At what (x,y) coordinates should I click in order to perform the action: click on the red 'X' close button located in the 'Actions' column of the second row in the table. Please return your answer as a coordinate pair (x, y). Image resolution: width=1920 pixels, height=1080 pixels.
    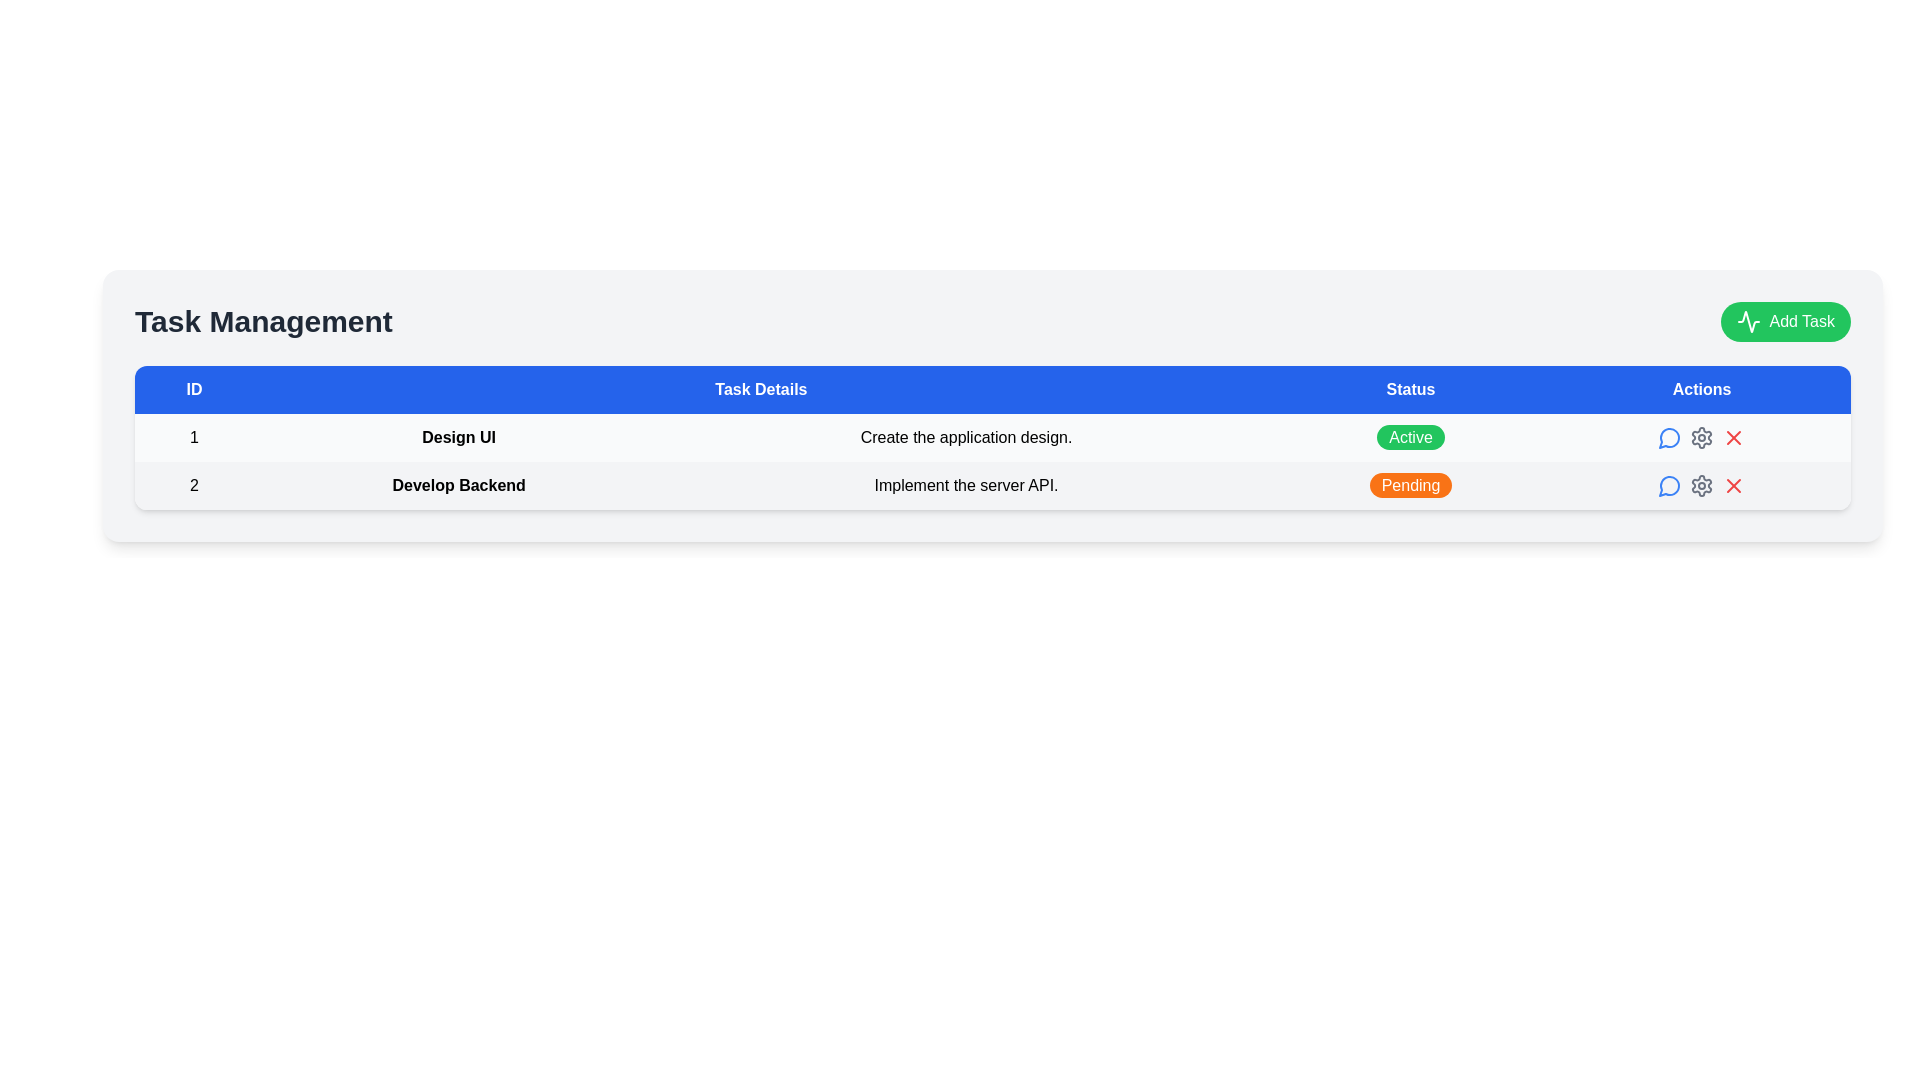
    Looking at the image, I should click on (1733, 437).